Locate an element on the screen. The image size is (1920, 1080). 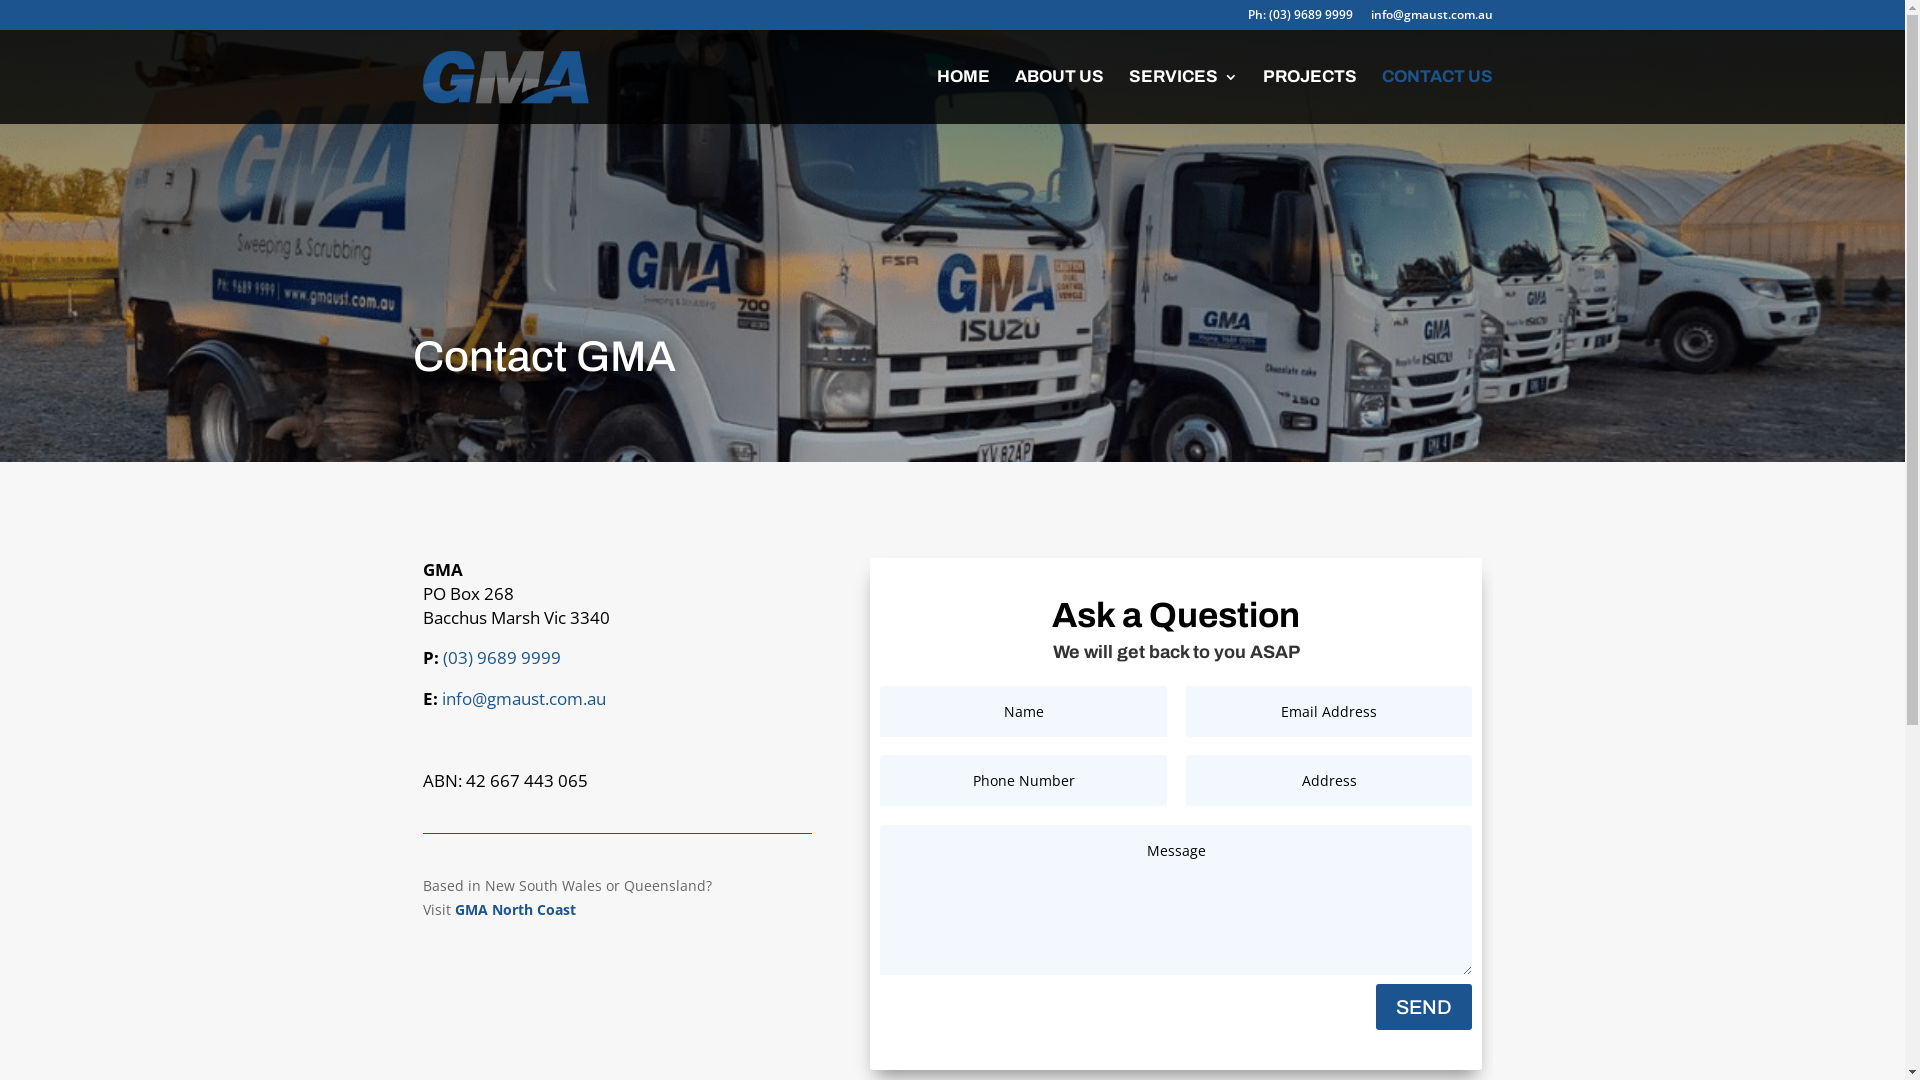
'info@gmaust.com.au' is located at coordinates (523, 697).